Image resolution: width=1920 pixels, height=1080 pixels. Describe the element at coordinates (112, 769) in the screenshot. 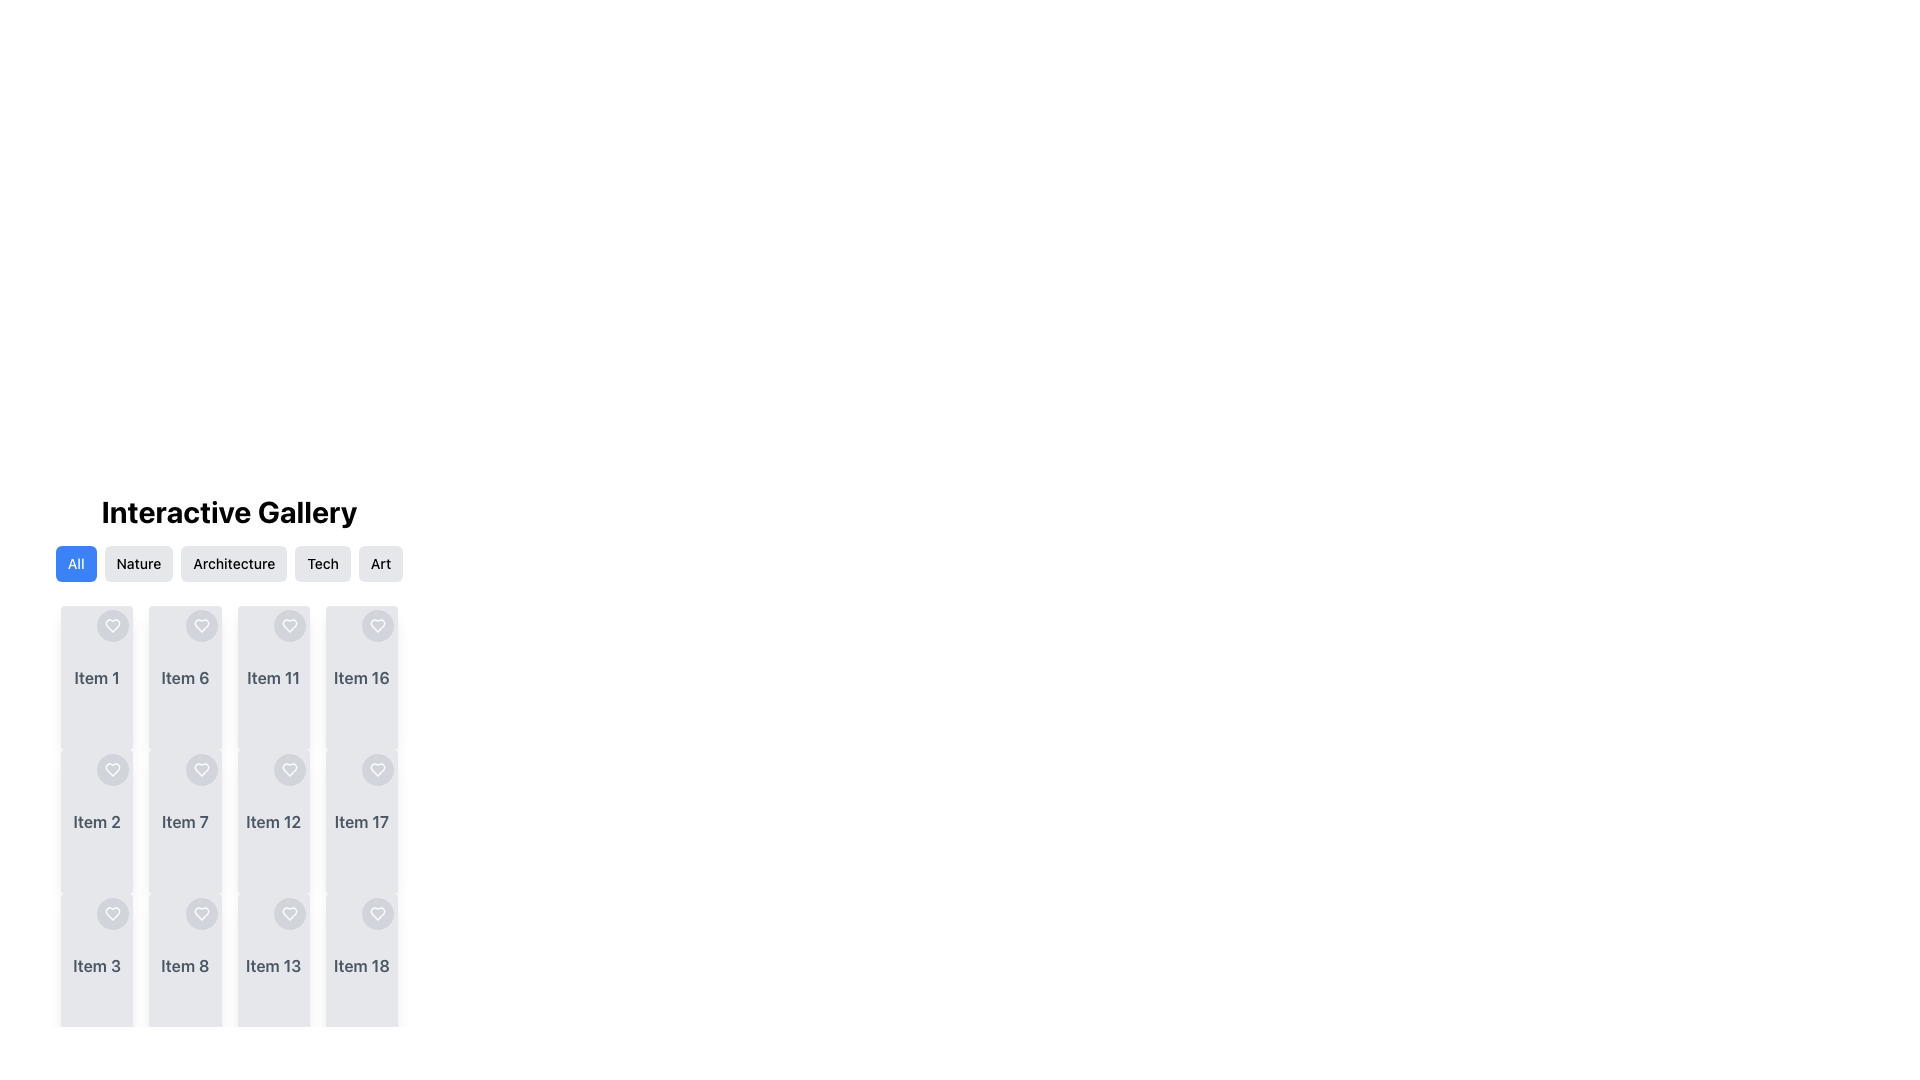

I see `the heart-shaped icon button located beneath the label 'Item 2' in the first column of the grid layout` at that location.